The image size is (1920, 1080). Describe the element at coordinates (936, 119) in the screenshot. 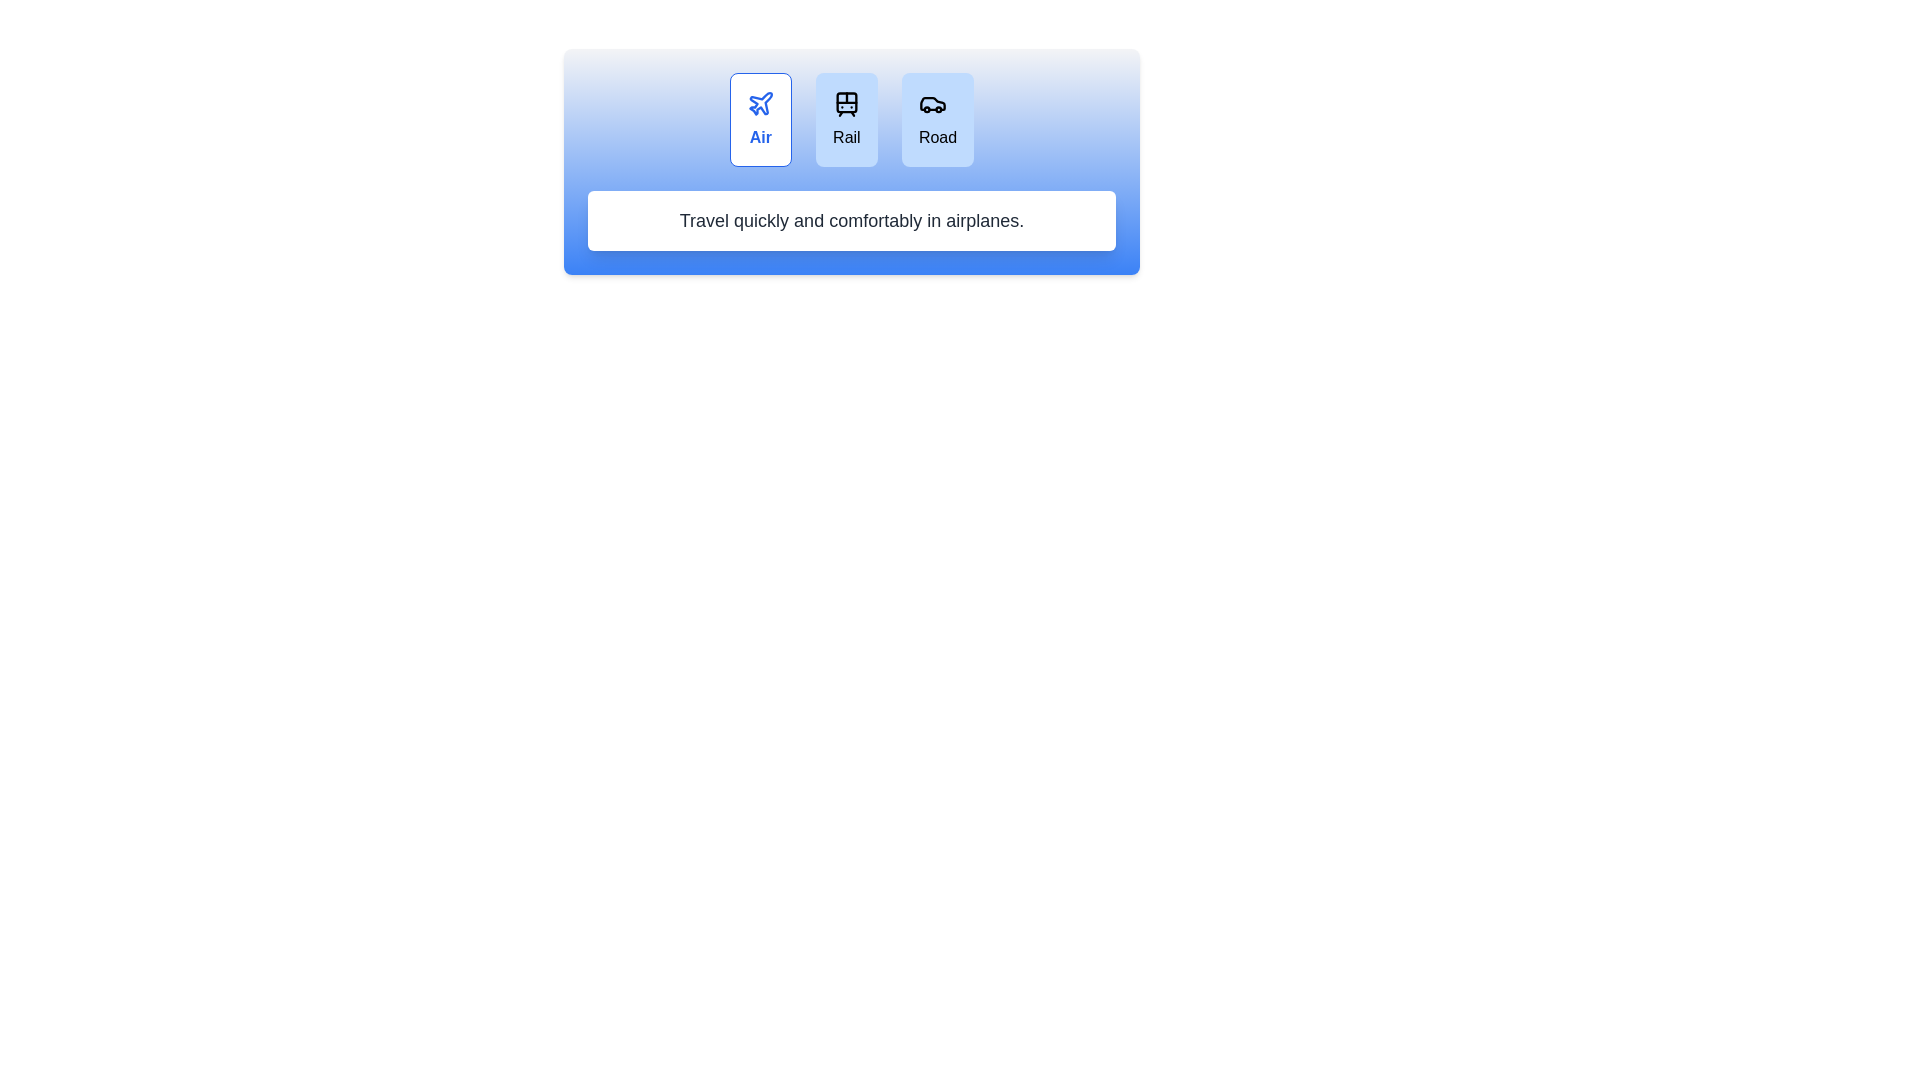

I see `the travel mode Road by clicking the respective button` at that location.